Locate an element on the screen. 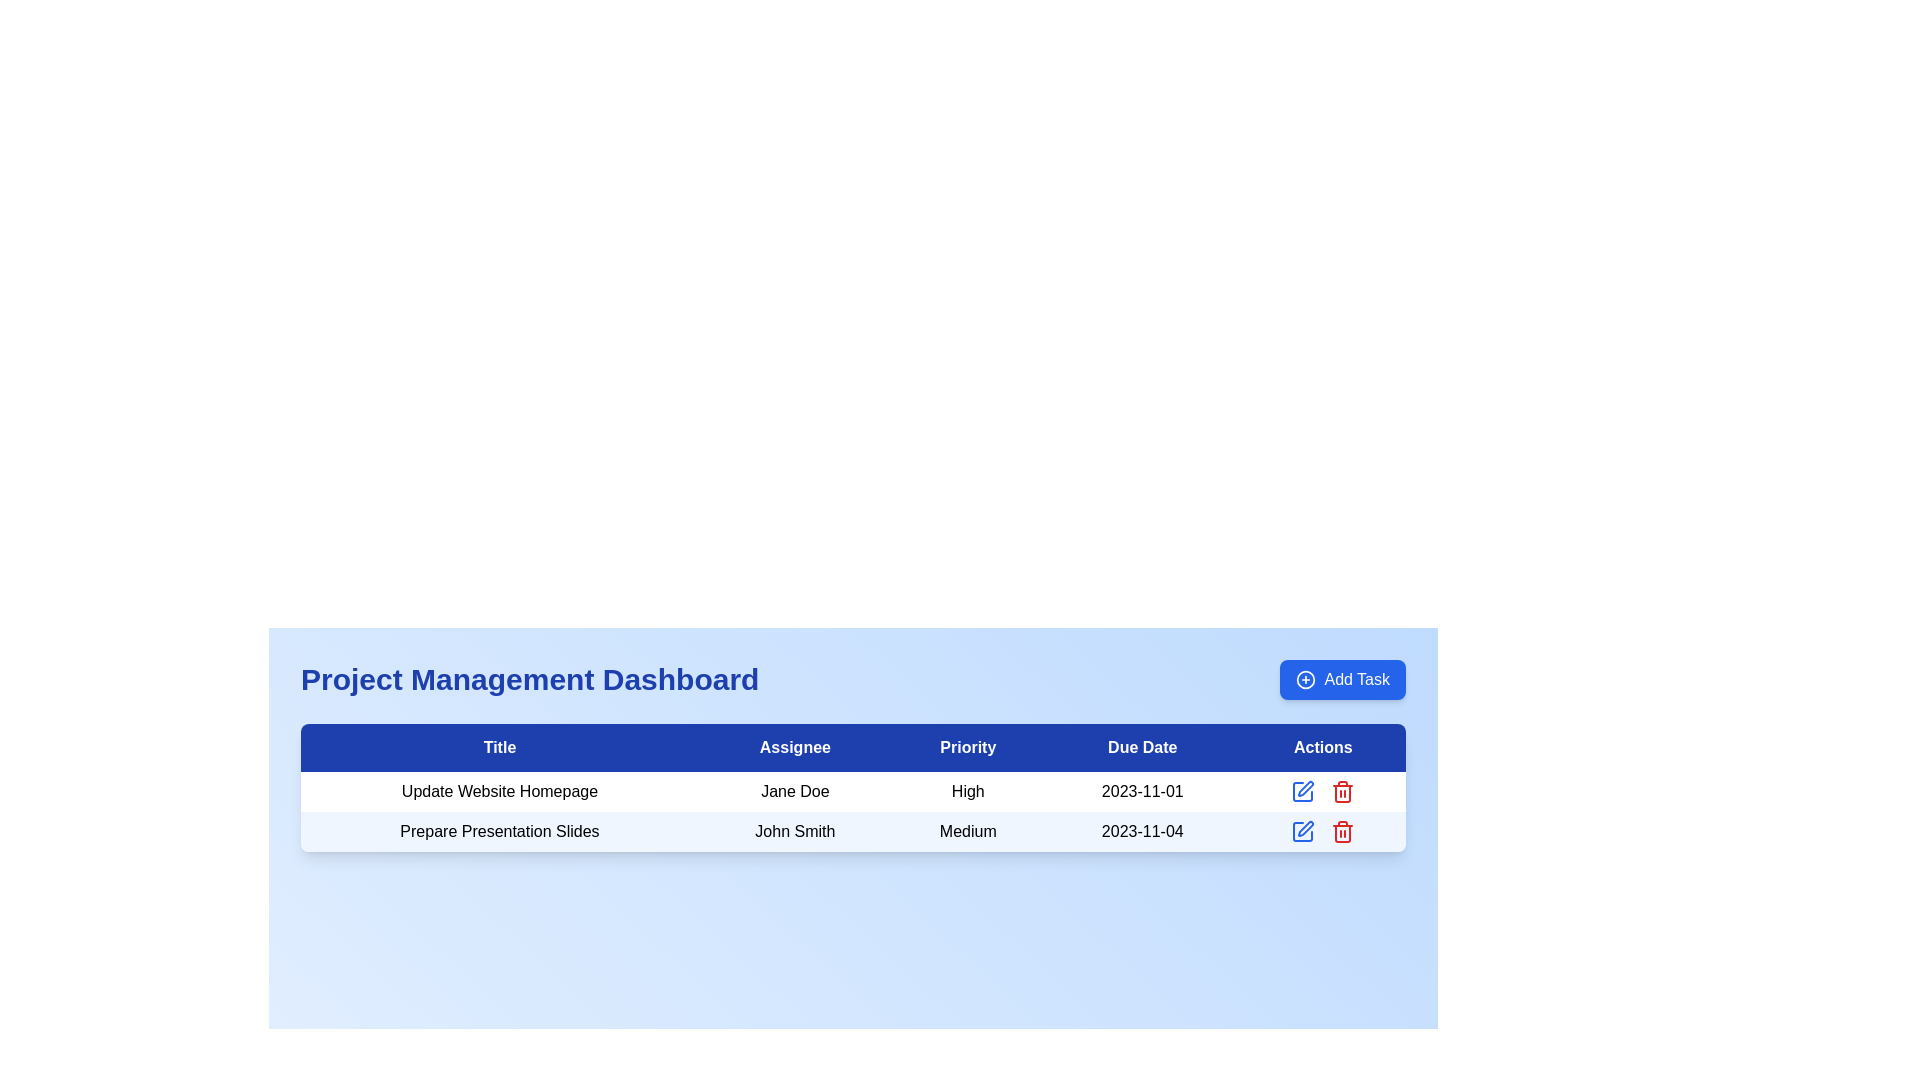 The height and width of the screenshot is (1080, 1920). the icon button in the 'Actions' cell of the row for the task 'Prepare Presentation Slides' to initiate editing is located at coordinates (1323, 832).